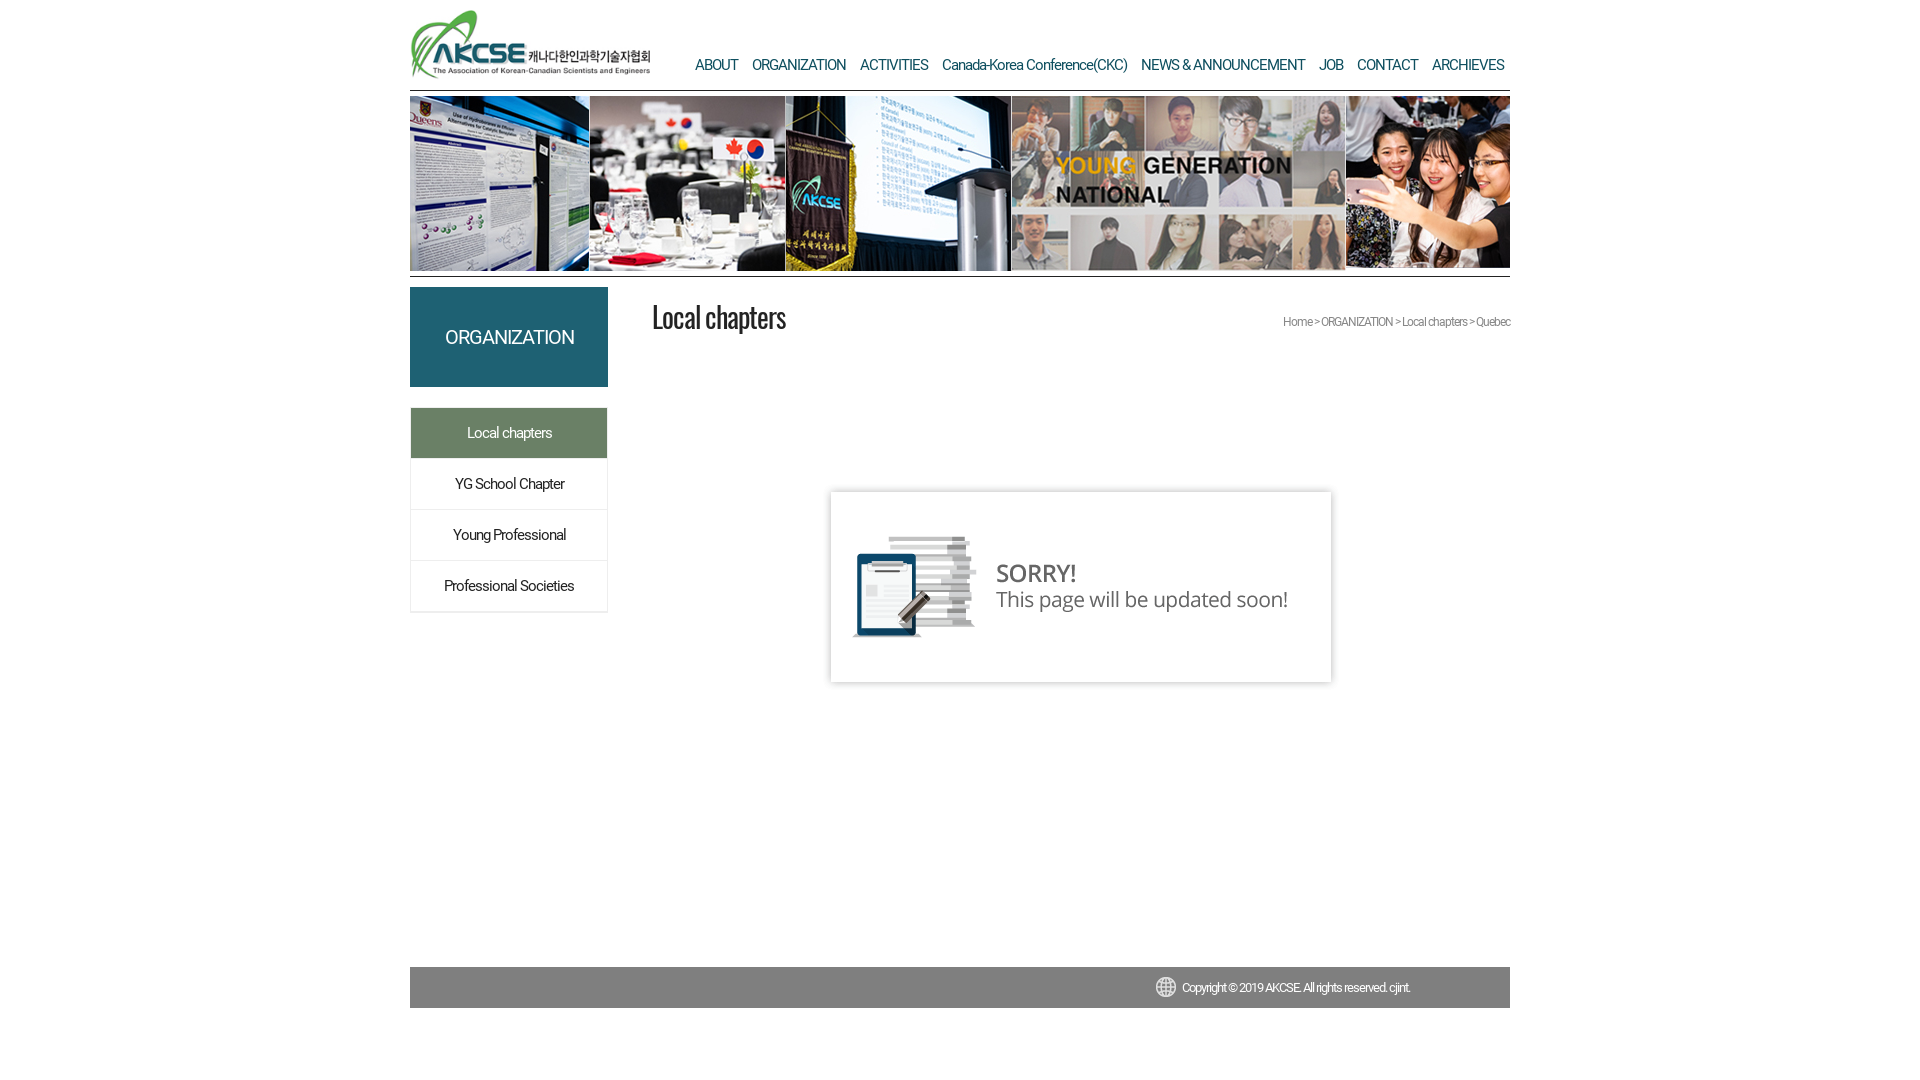  Describe the element at coordinates (1222, 64) in the screenshot. I see `'NEWS & ANNOUNCEMENT'` at that location.